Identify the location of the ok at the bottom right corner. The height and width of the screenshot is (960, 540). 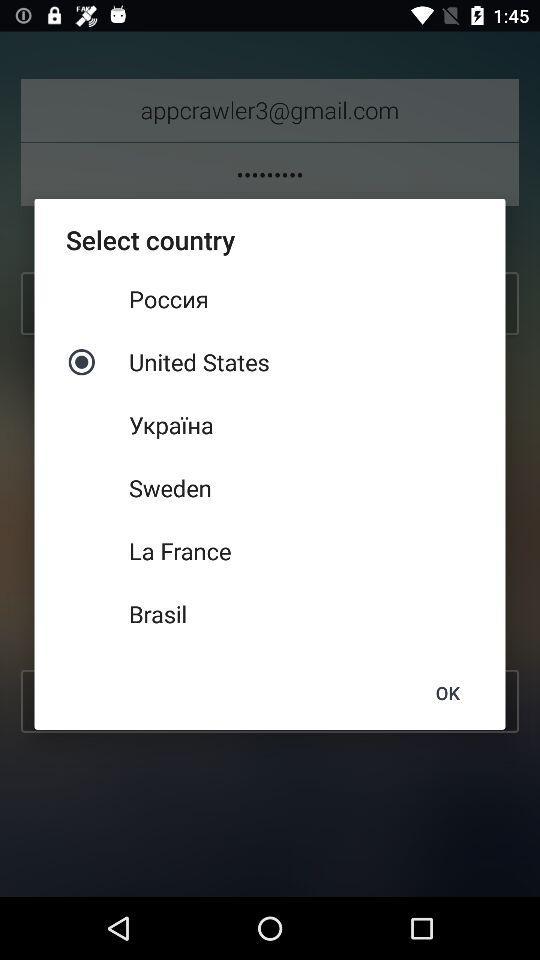
(447, 693).